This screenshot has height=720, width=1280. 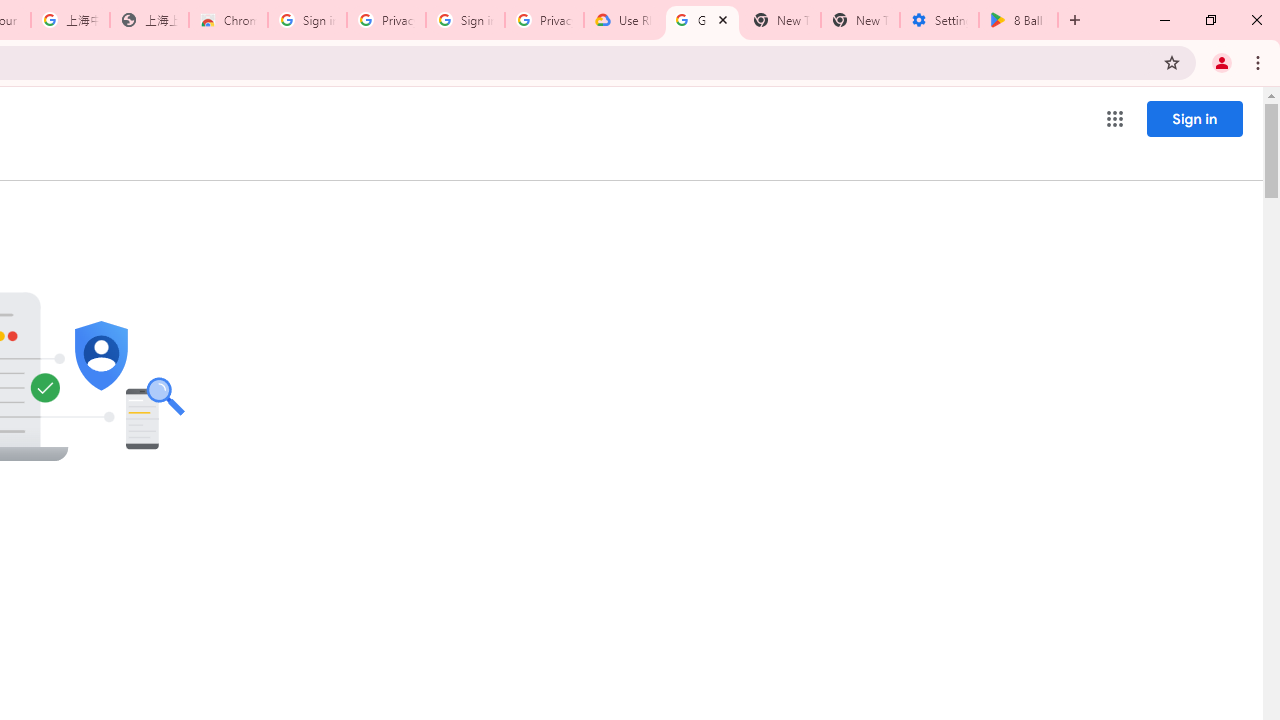 I want to click on 'Chrome Web Store - Color themes by Chrome', so click(x=228, y=20).